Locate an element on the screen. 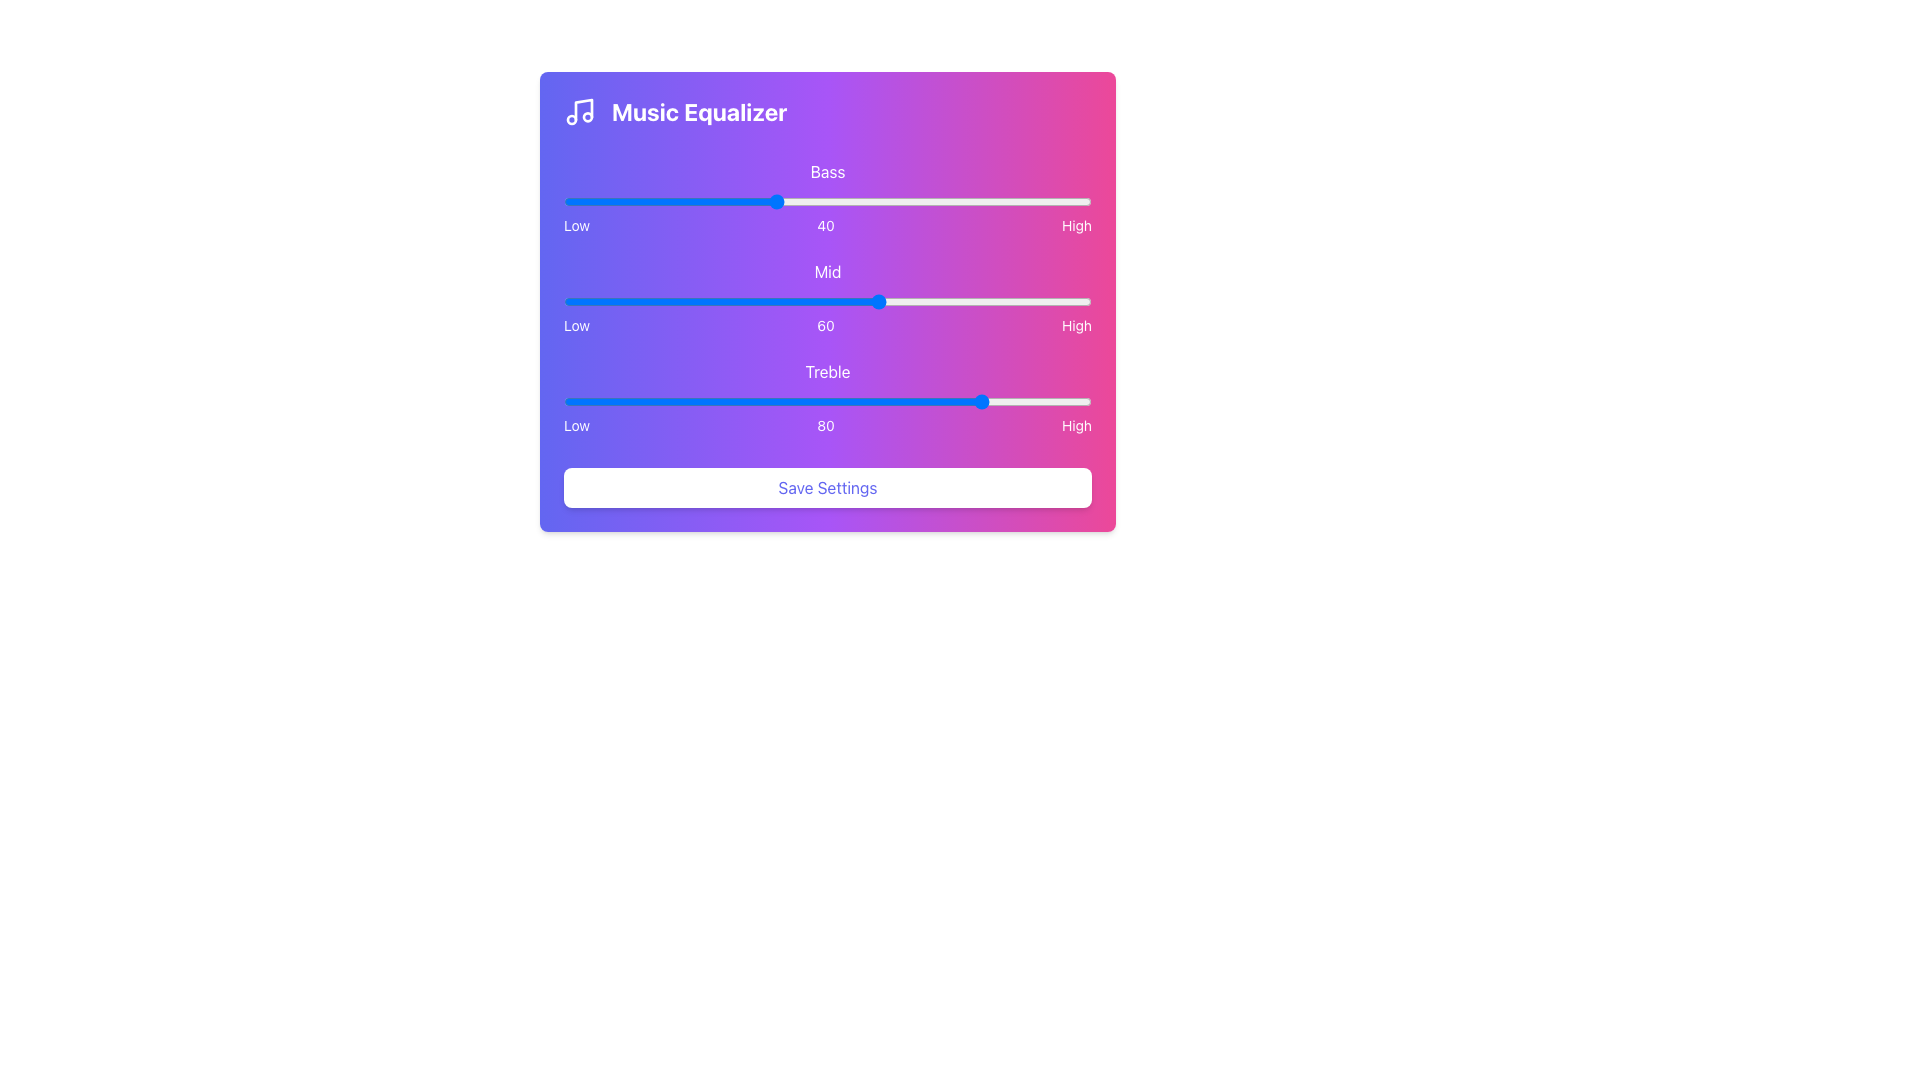 This screenshot has width=1920, height=1080. the 'Mid' slider is located at coordinates (970, 301).